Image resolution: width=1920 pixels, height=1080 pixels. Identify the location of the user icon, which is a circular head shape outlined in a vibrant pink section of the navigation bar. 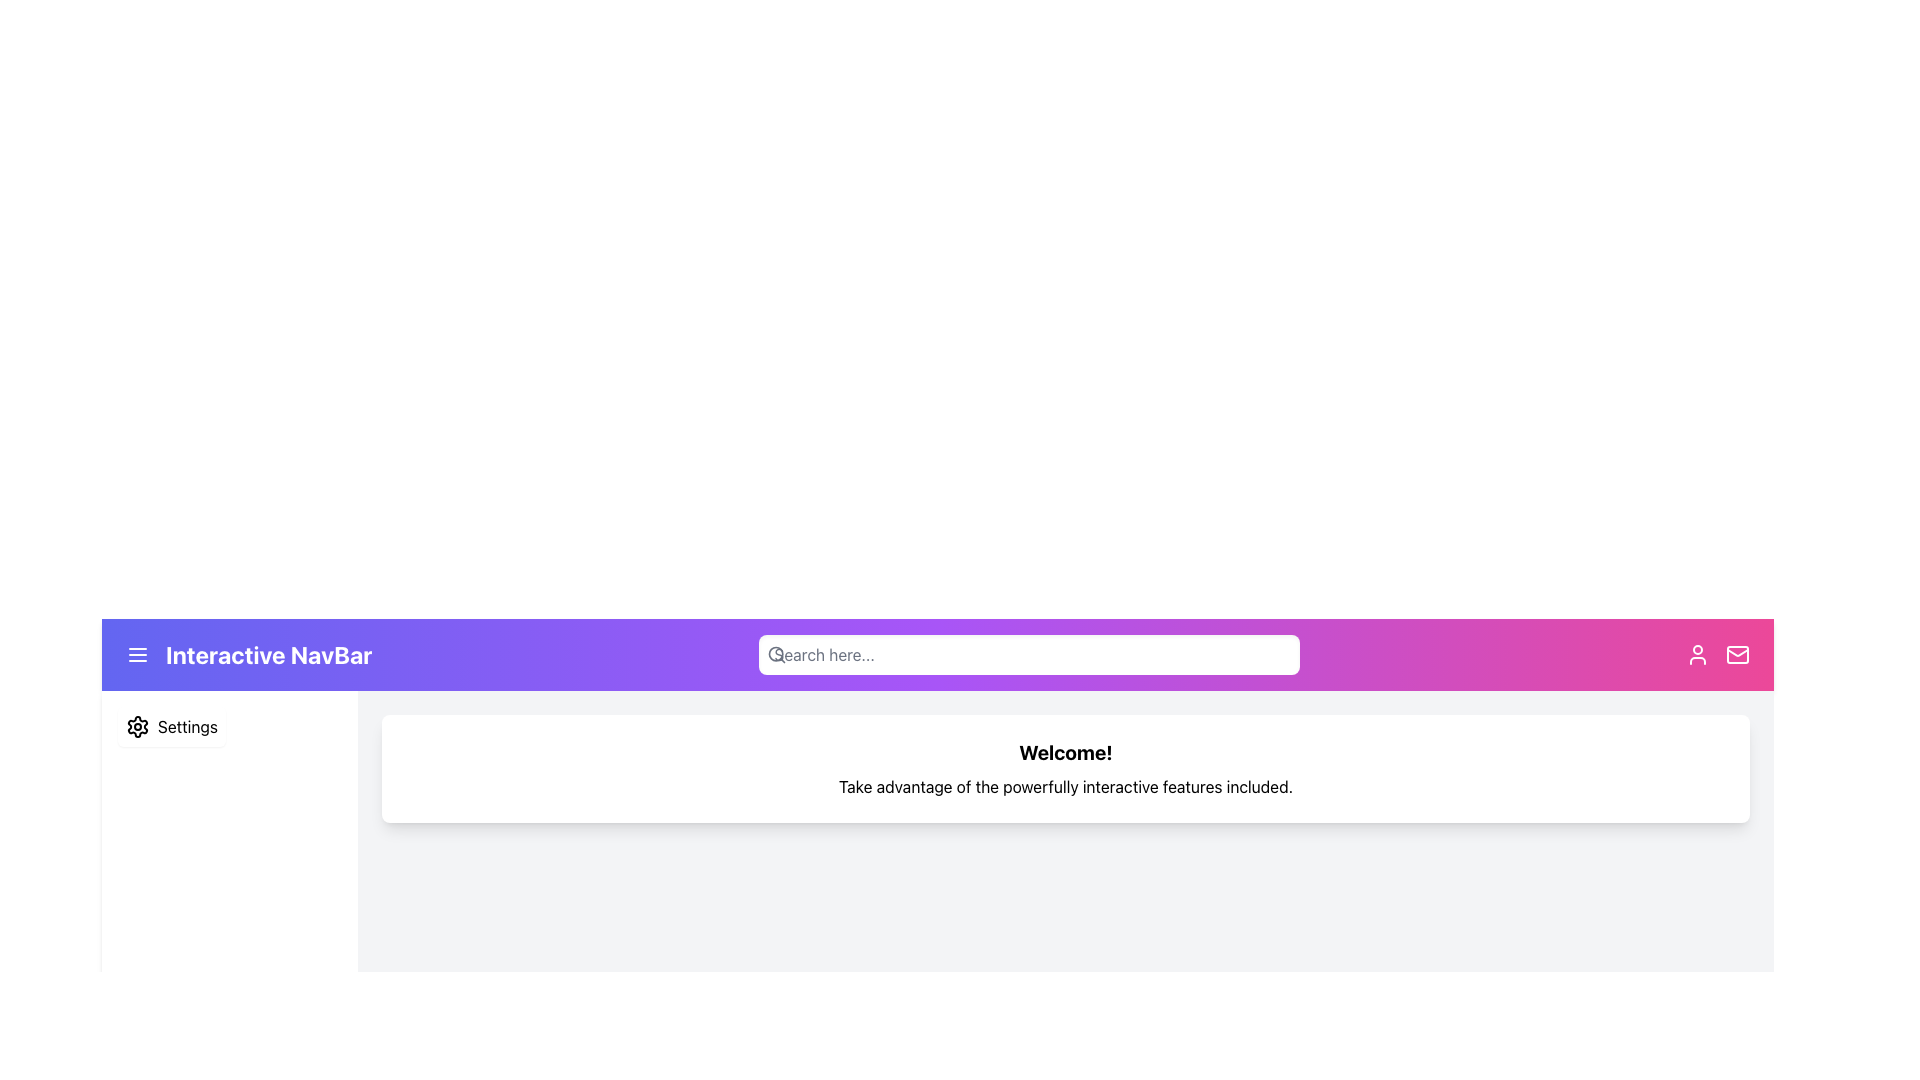
(1697, 655).